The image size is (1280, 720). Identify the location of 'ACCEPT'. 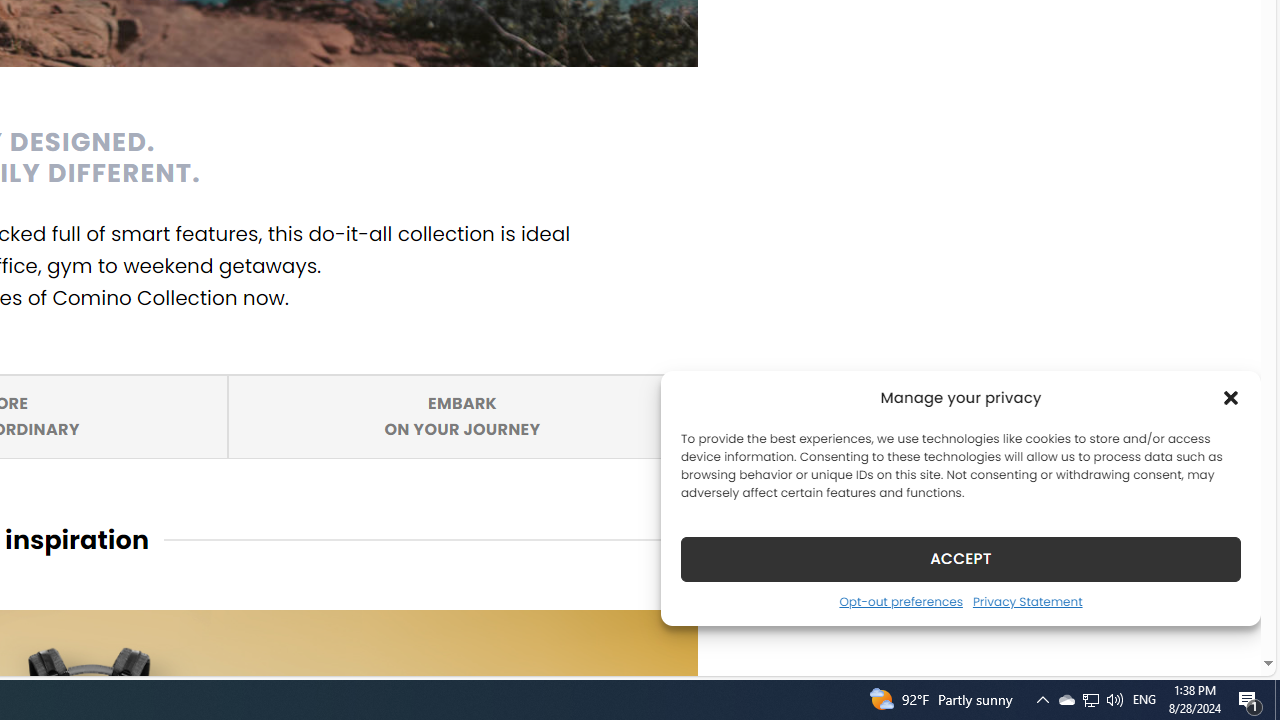
(961, 558).